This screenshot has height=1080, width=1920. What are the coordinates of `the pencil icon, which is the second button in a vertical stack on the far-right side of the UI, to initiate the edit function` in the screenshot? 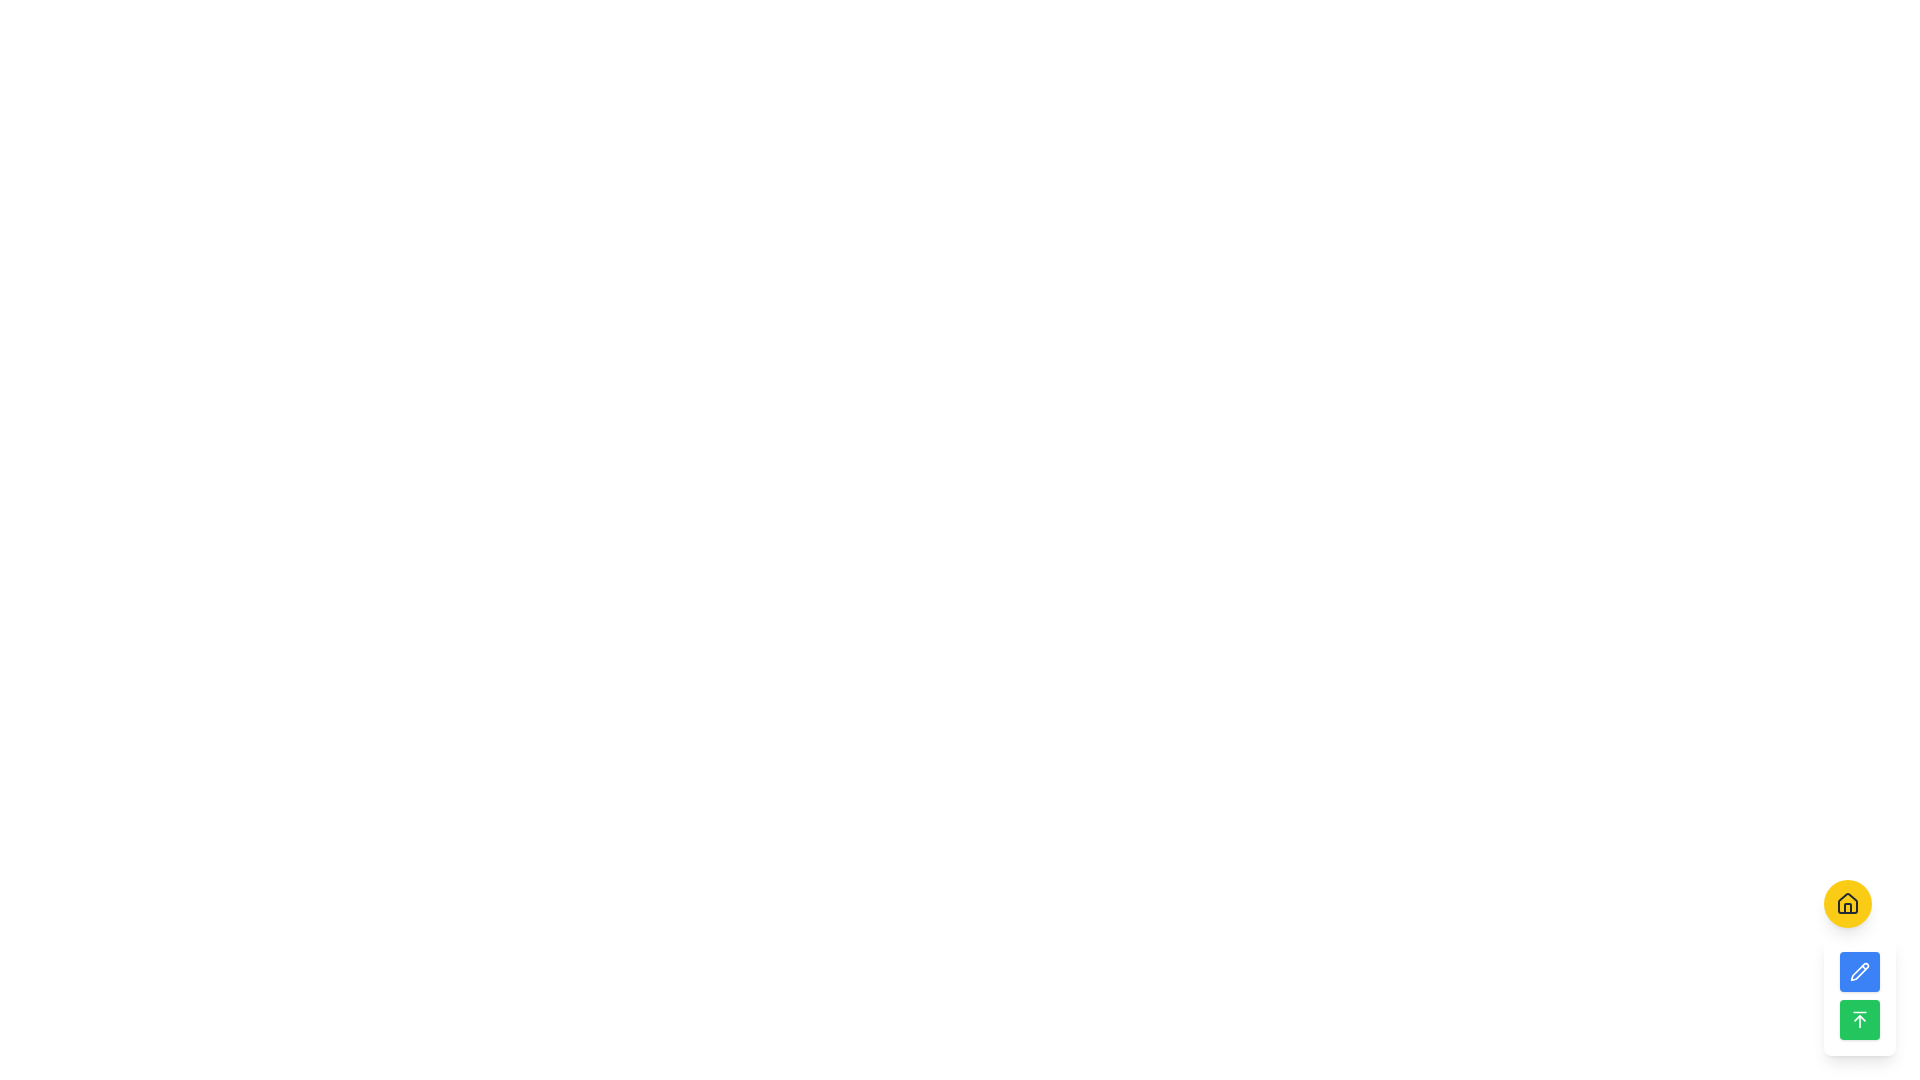 It's located at (1859, 970).